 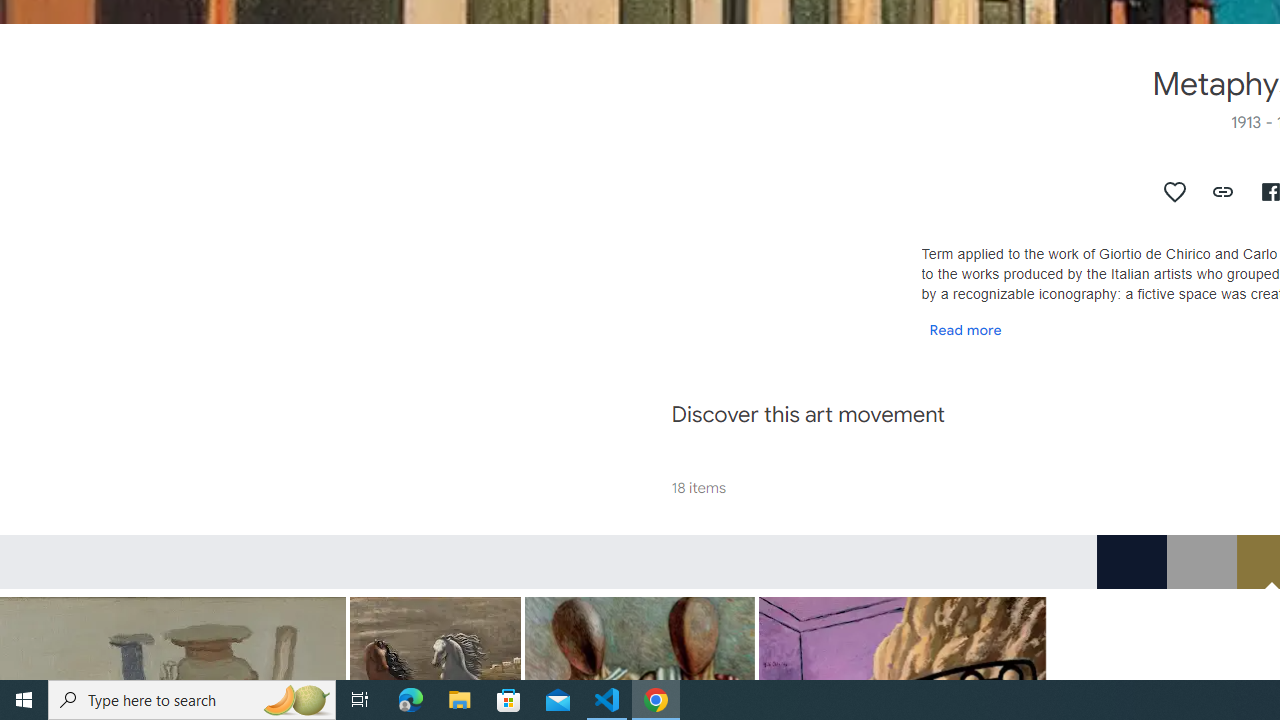 I want to click on 'RGB_9C9C9C', so click(x=1200, y=561).